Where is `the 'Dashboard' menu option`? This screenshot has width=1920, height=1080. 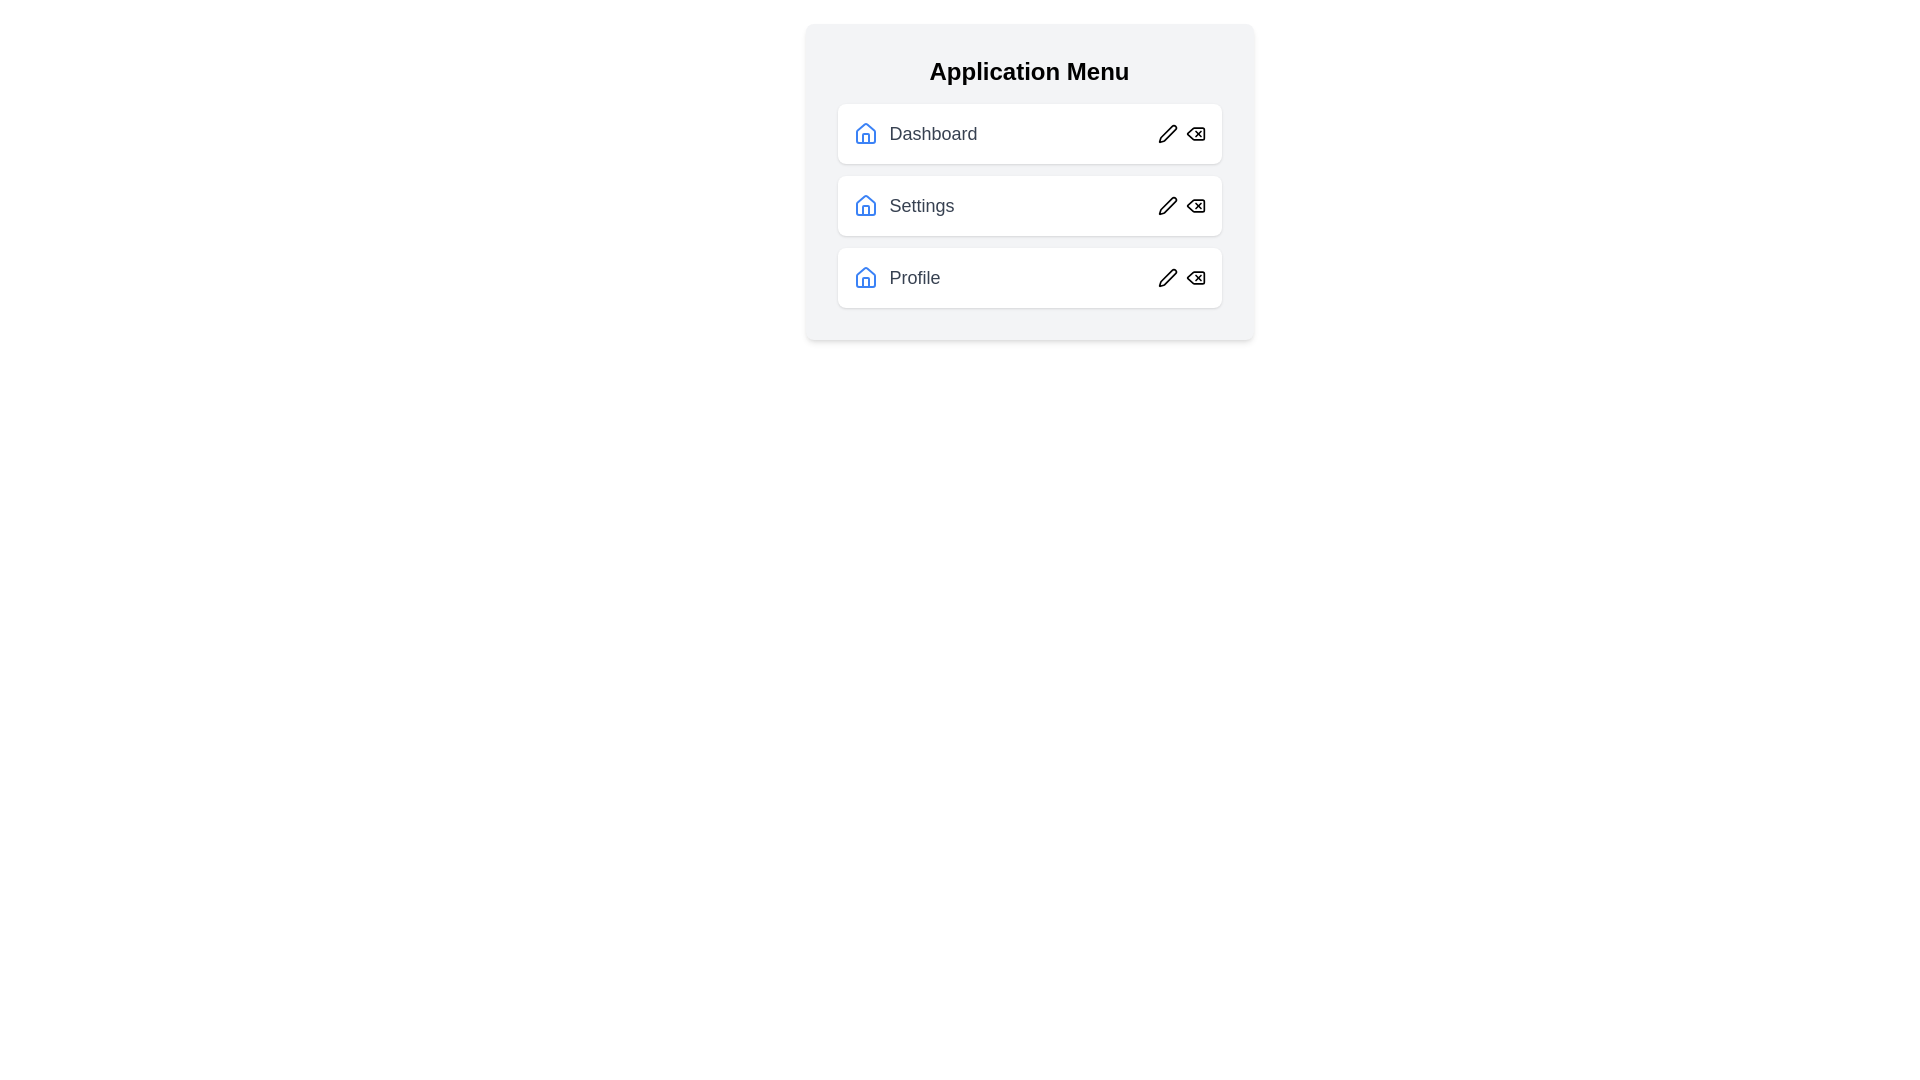
the 'Dashboard' menu option is located at coordinates (1029, 134).